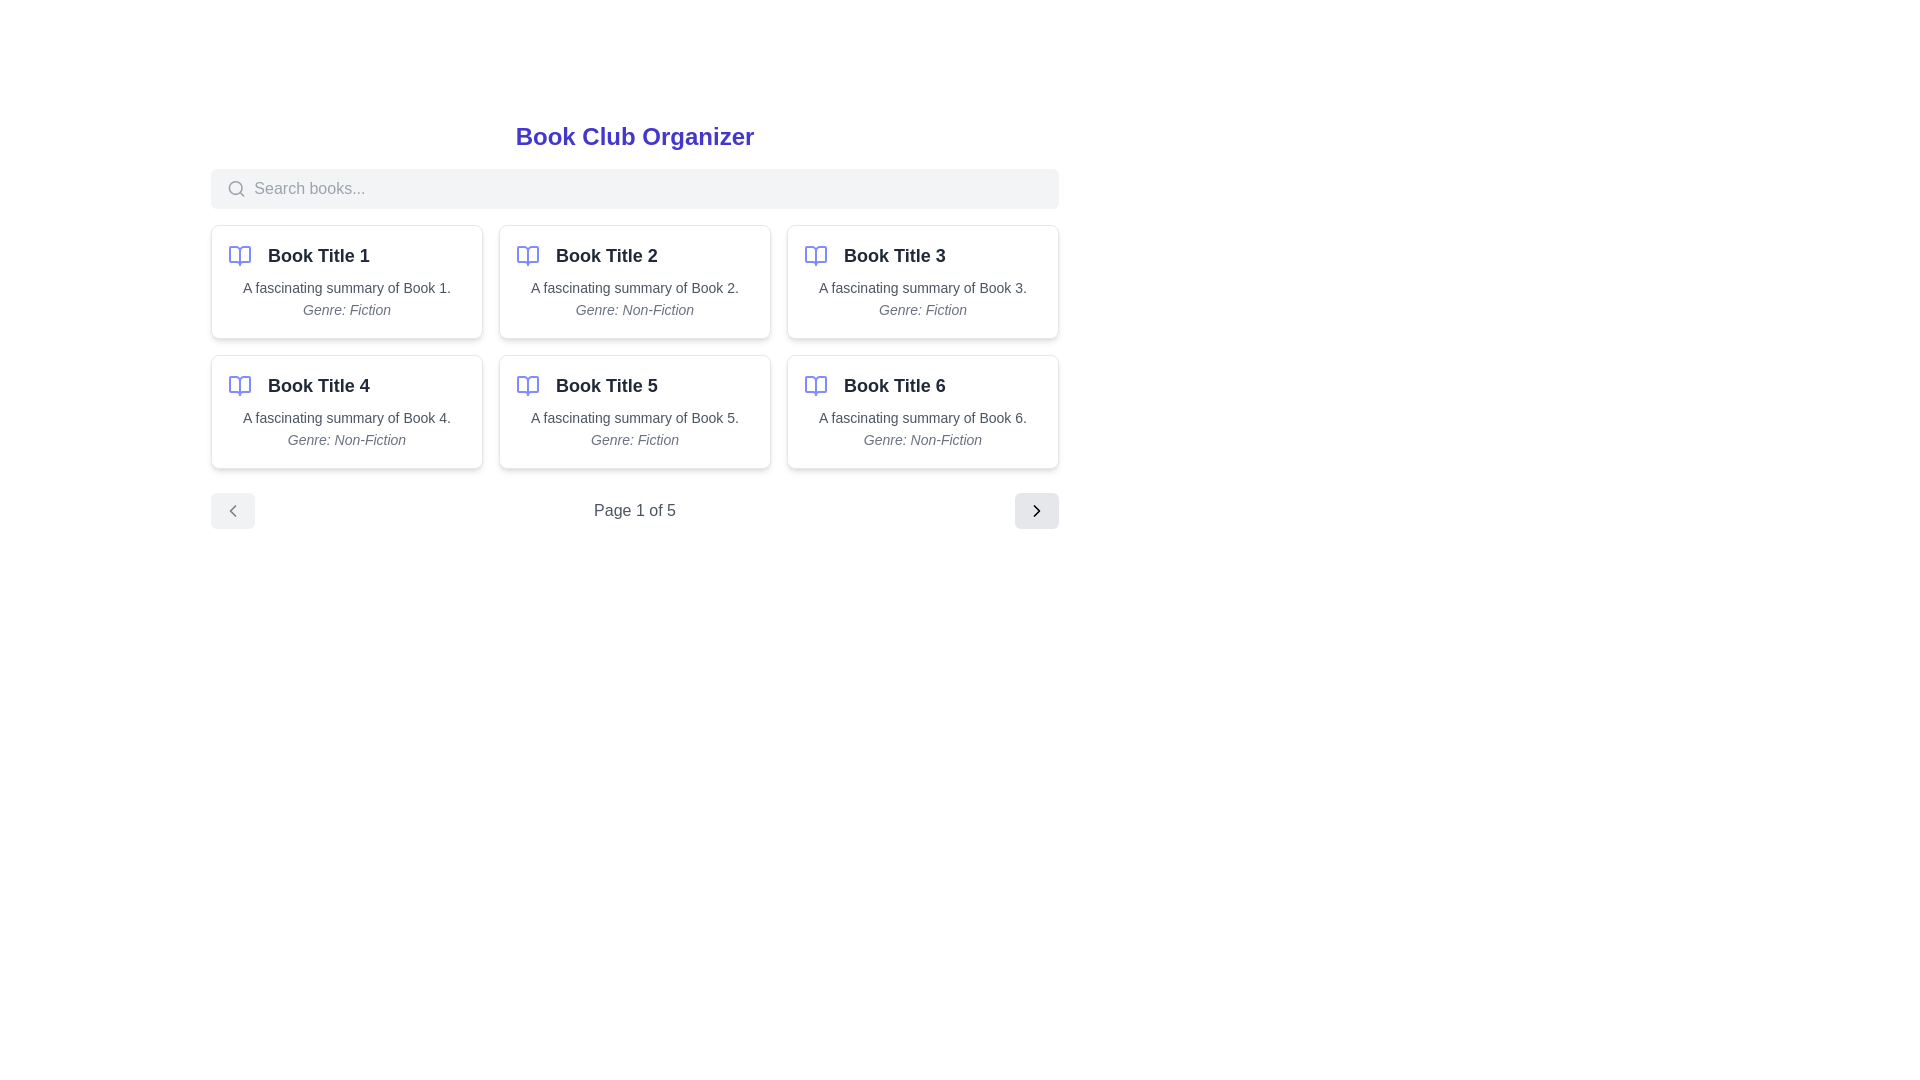  What do you see at coordinates (528, 254) in the screenshot?
I see `the indigo book icon located in the card labeled 'Book Title 2' under the 'Book Club Organizer' heading to interact with it` at bounding box center [528, 254].